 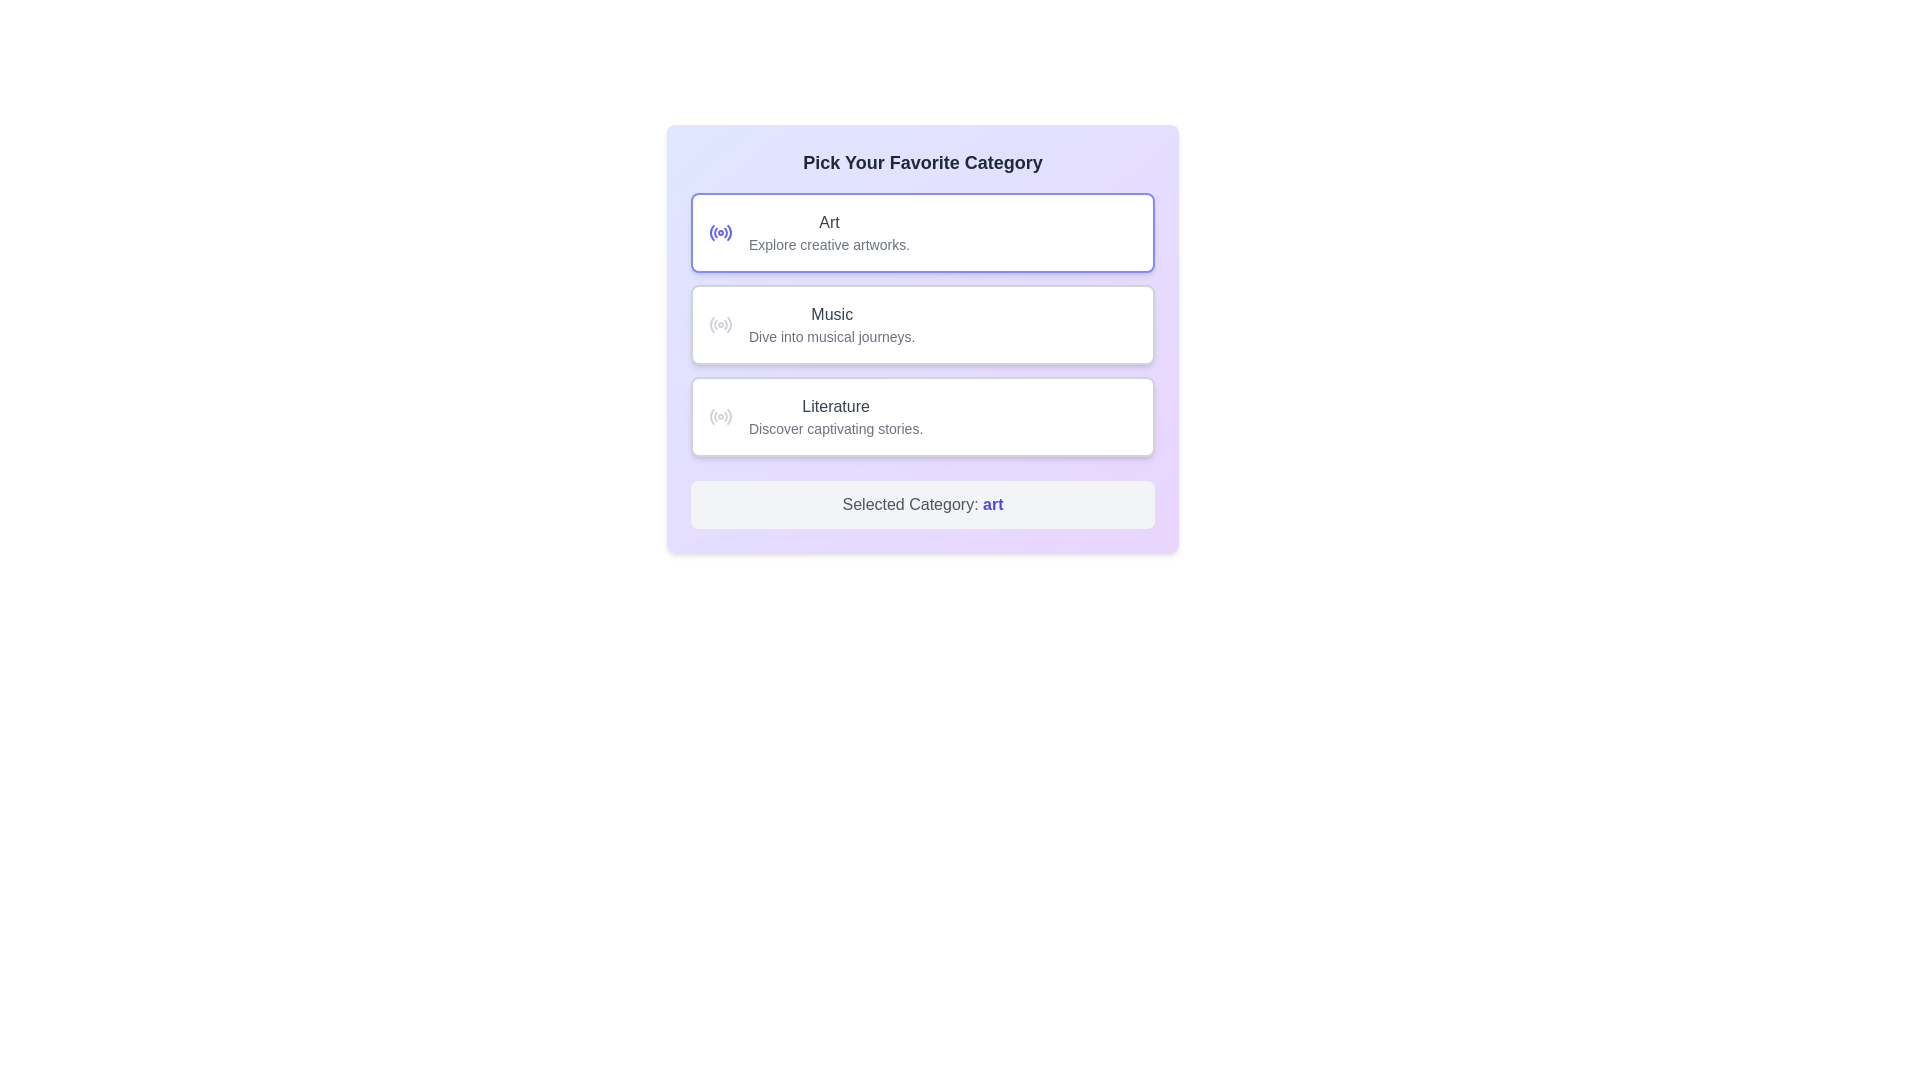 I want to click on the third item in the selectable list, which represents the 'Literature' category, so click(x=921, y=415).